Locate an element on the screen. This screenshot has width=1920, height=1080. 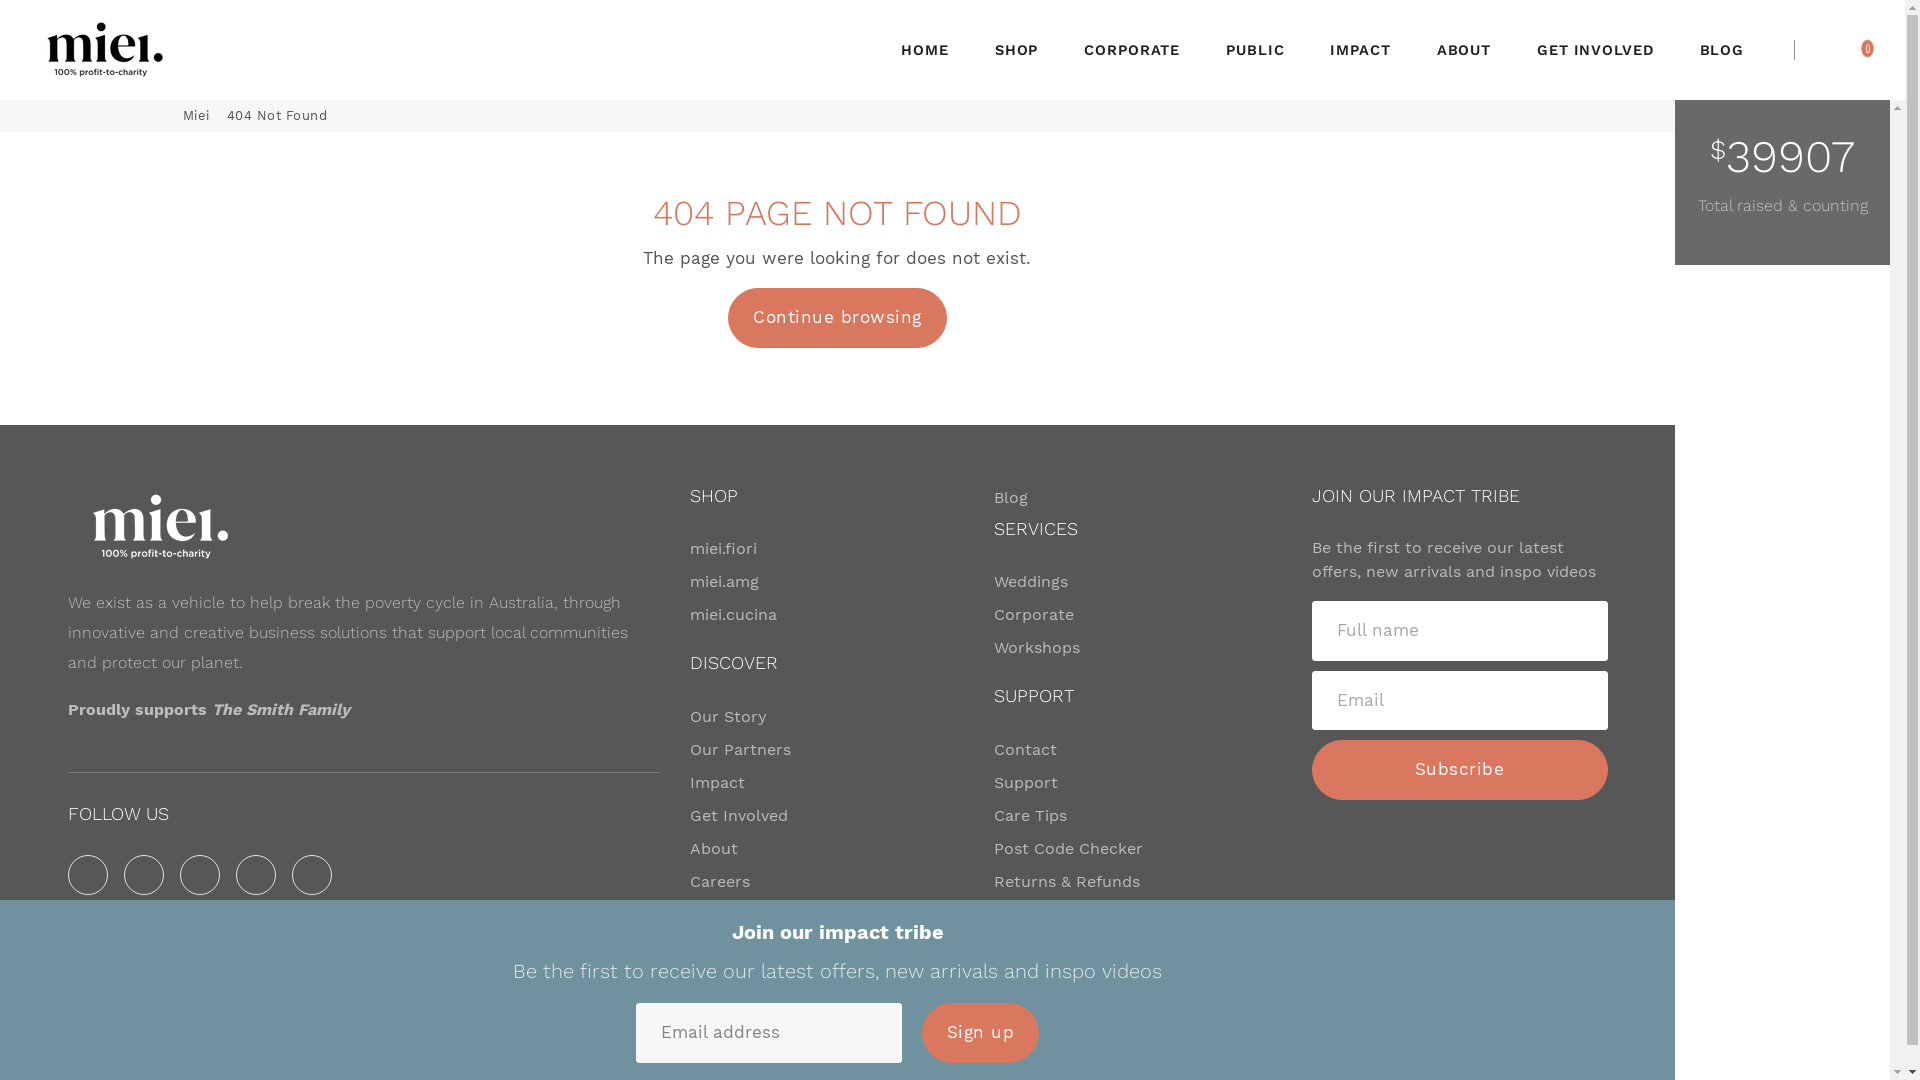
'Our Story' is located at coordinates (727, 716).